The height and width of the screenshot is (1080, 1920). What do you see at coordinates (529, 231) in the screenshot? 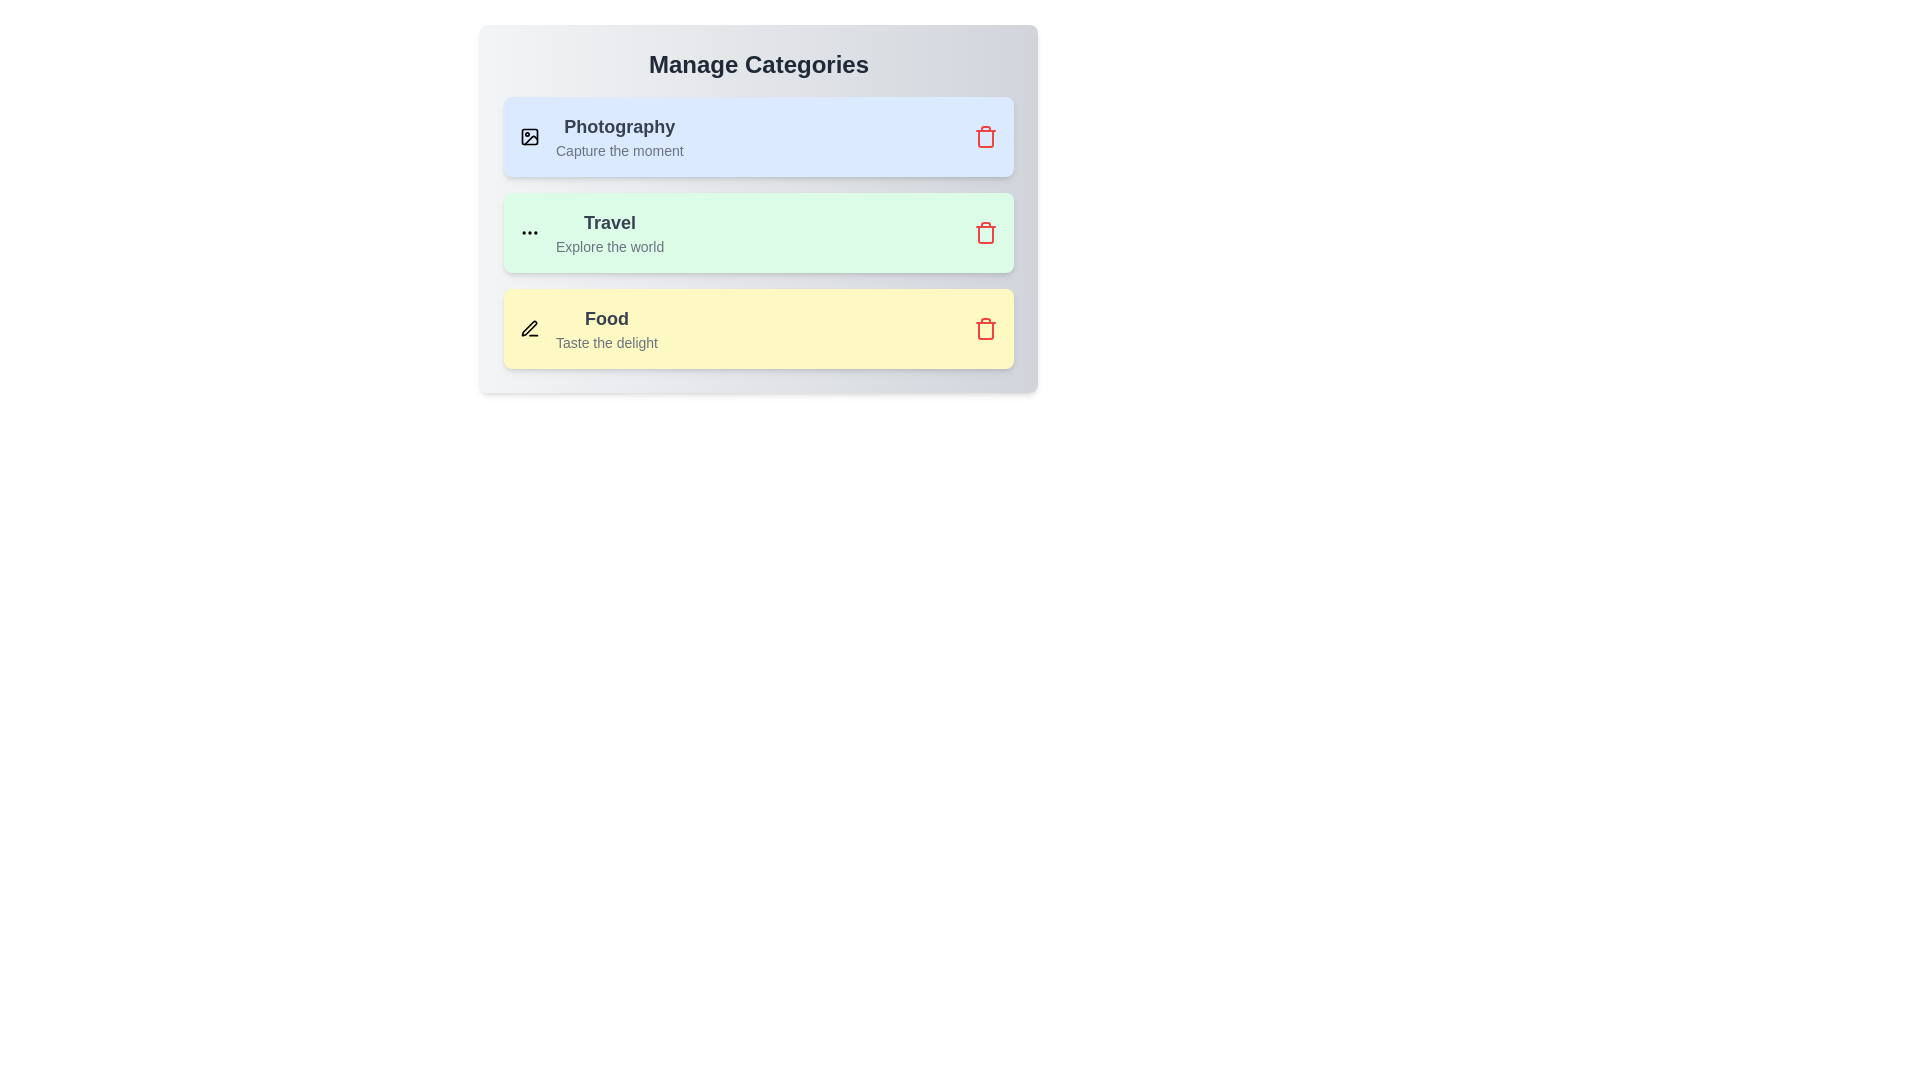
I see `the icon of the category Travel to view it` at bounding box center [529, 231].